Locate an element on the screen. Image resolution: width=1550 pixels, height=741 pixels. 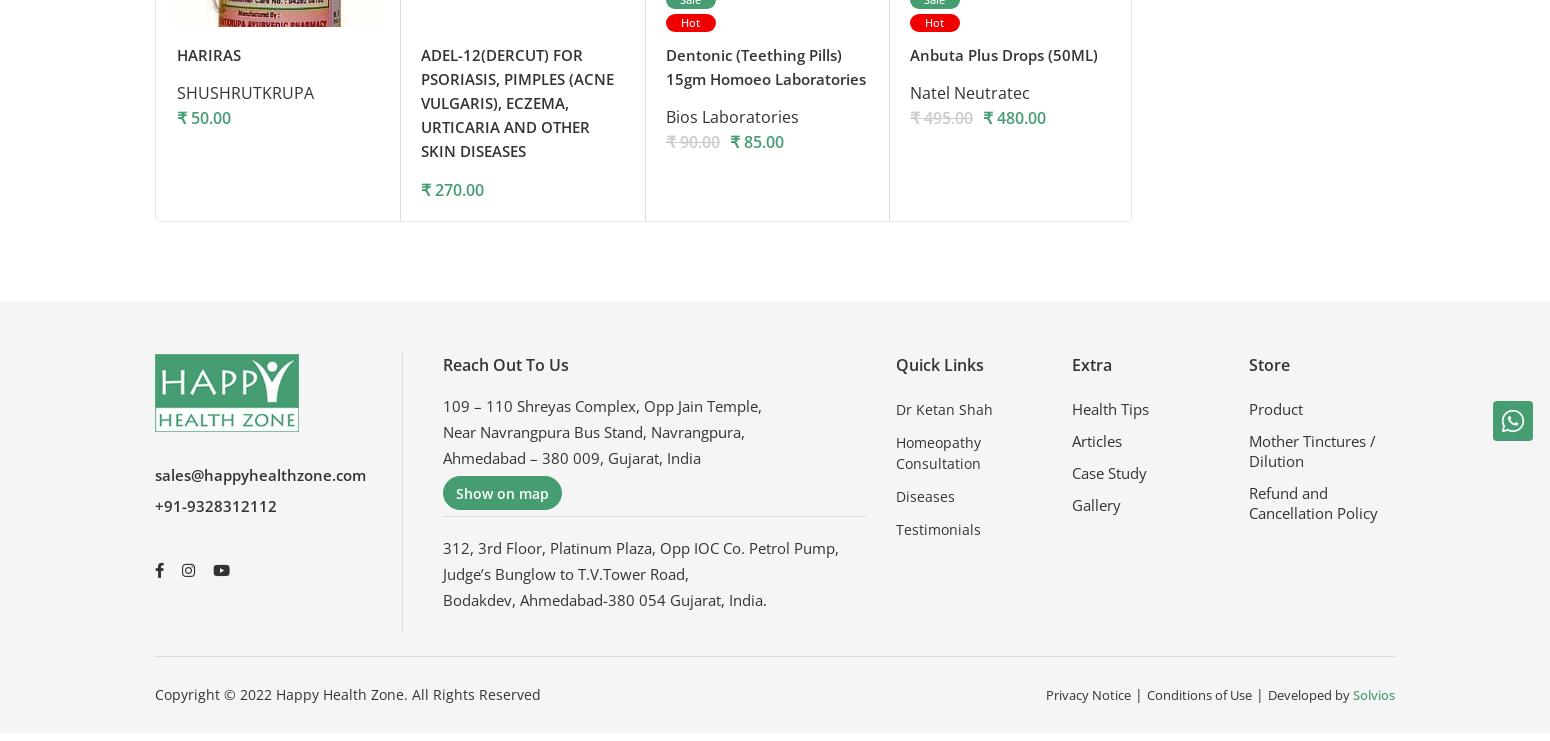
'Refund and Cancellation Policy' is located at coordinates (1311, 508).